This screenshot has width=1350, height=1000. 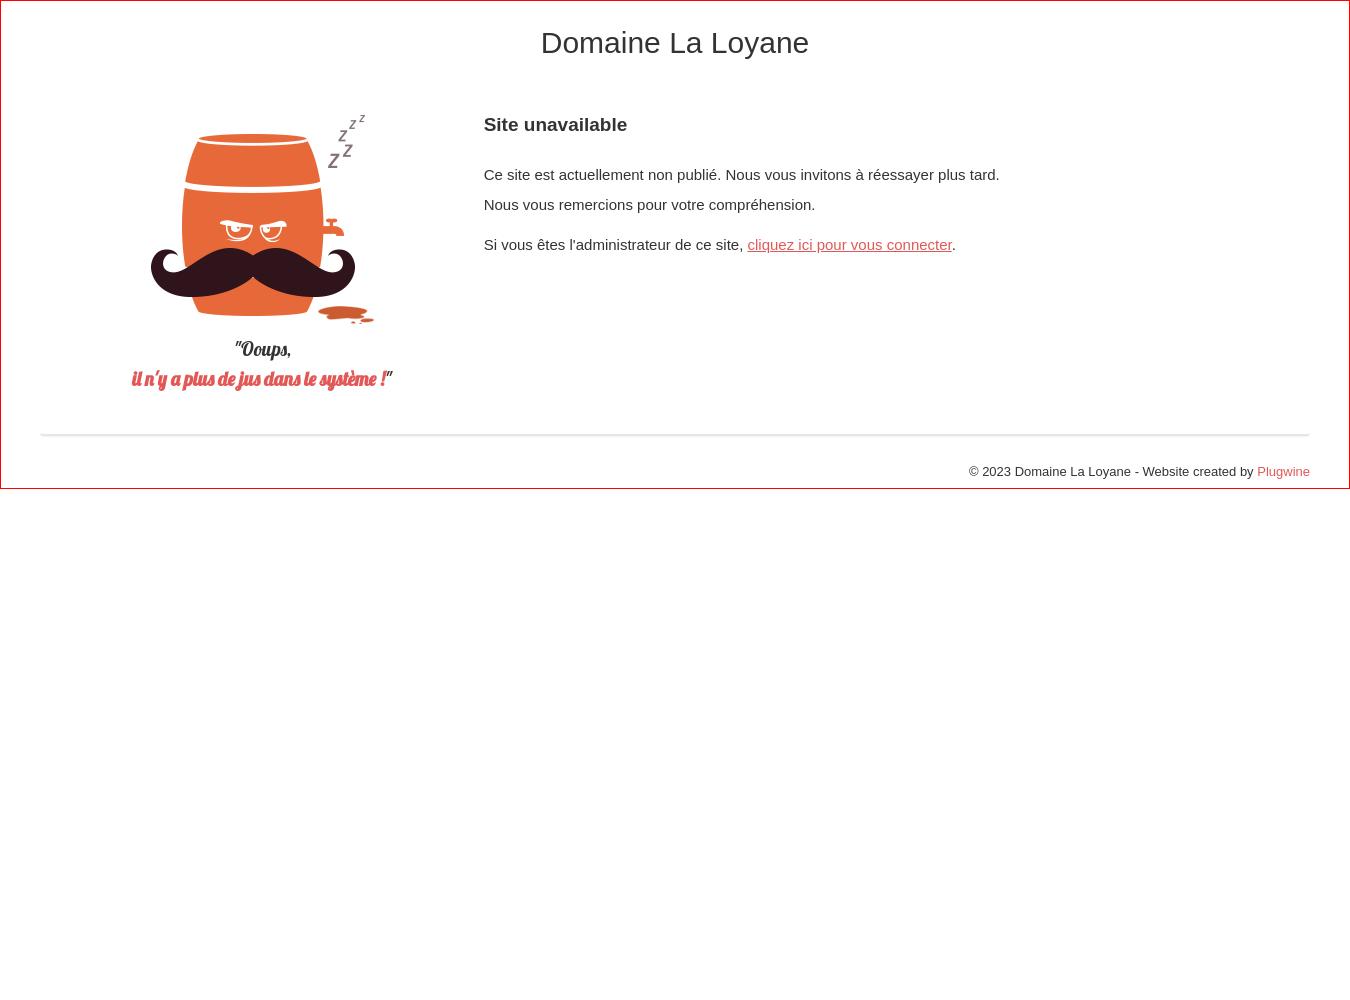 What do you see at coordinates (674, 42) in the screenshot?
I see `'Domaine La Loyane'` at bounding box center [674, 42].